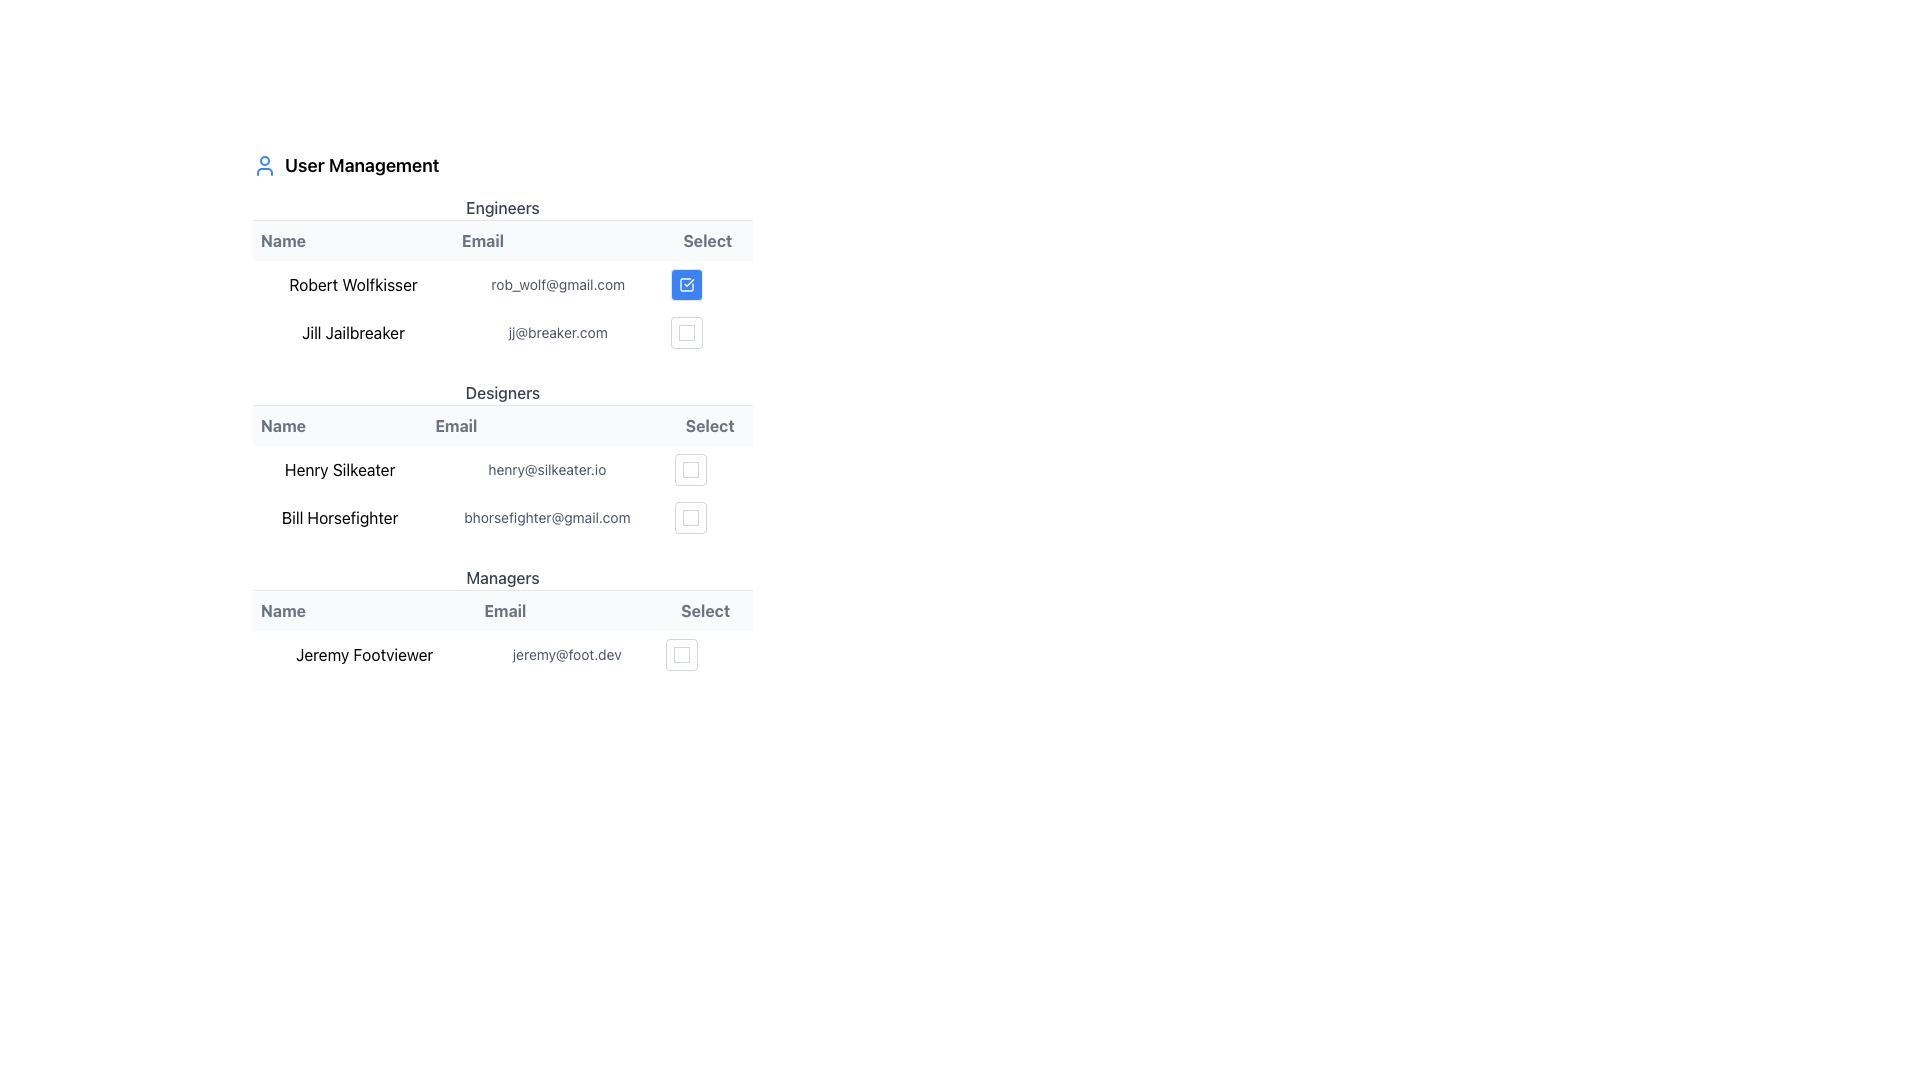 This screenshot has width=1920, height=1080. What do you see at coordinates (691, 516) in the screenshot?
I see `the checkbox in the 'Select' column of the 'Designers' section corresponding to the user 'Bill Horsefighter'` at bounding box center [691, 516].